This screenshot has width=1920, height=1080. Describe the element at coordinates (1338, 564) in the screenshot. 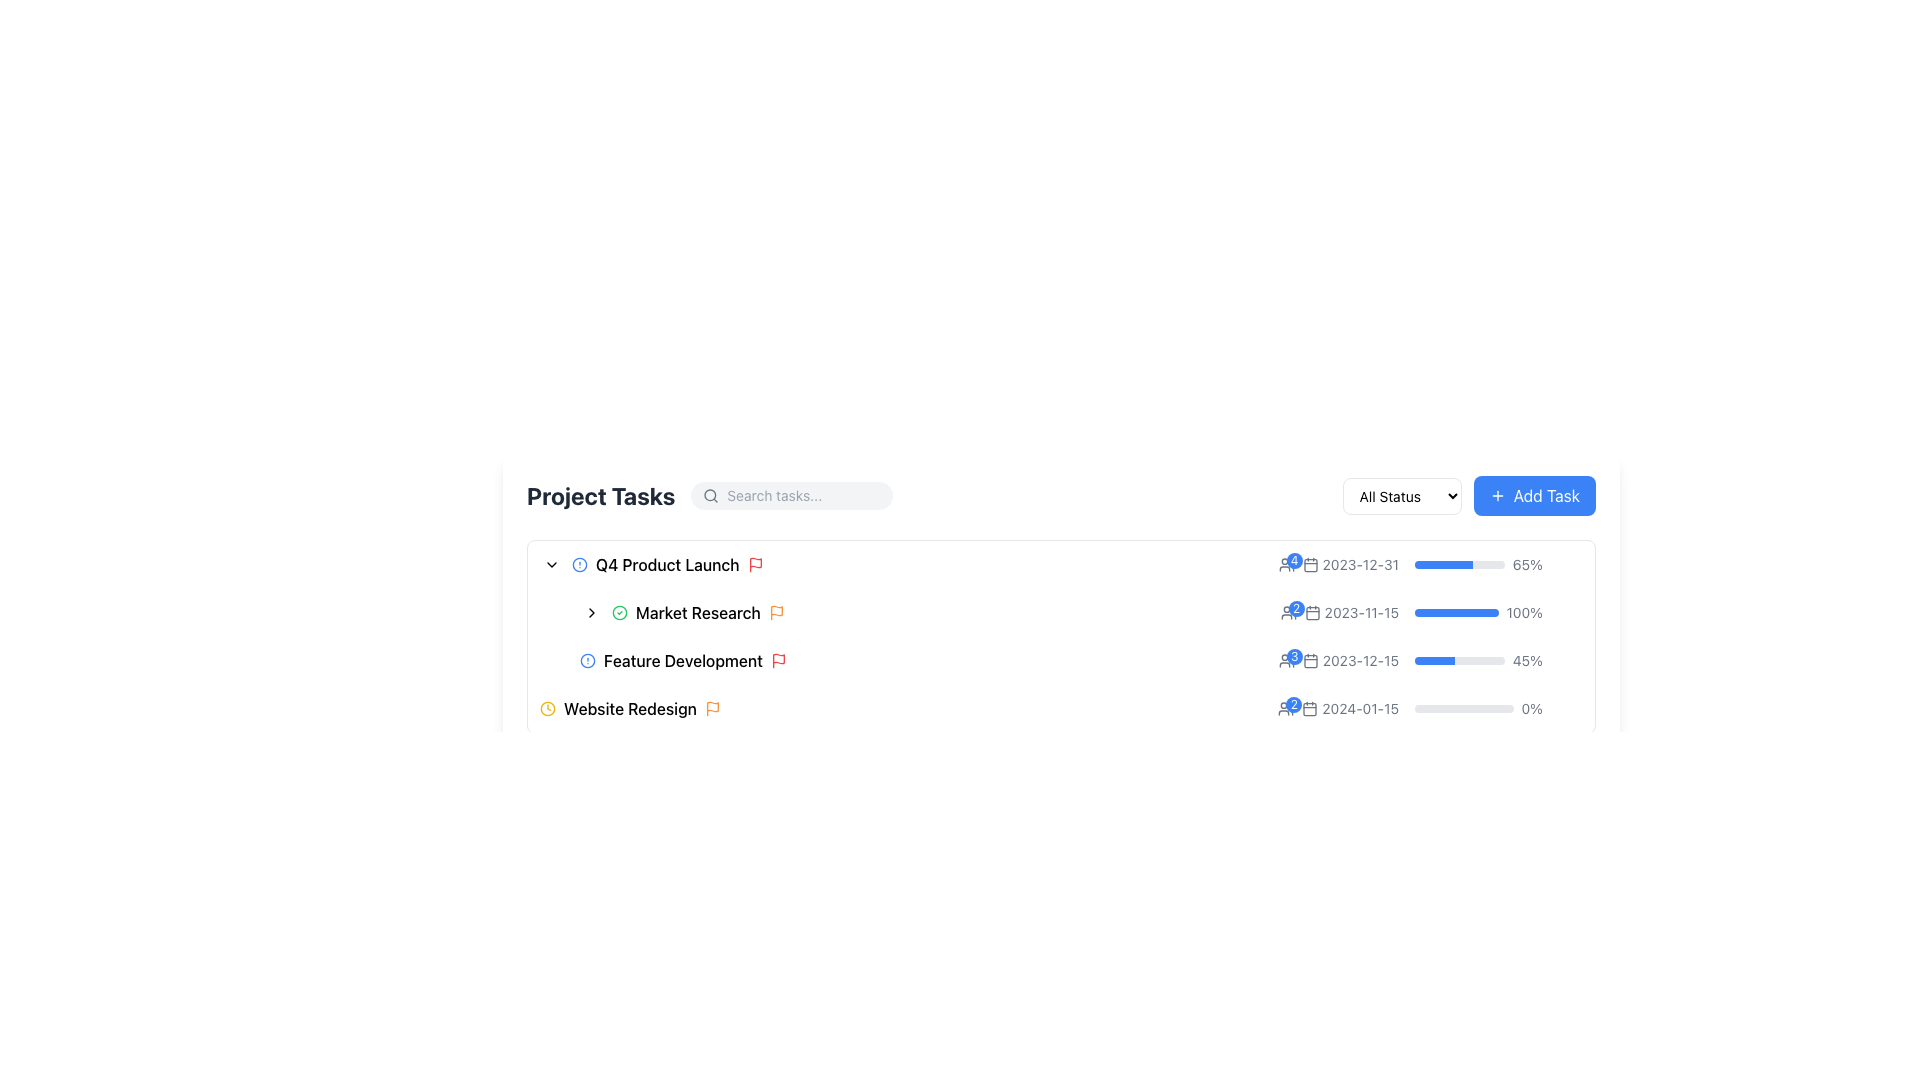

I see `date displayed in the Text and Icon Combination that shows the calendar icon and the text '2023-12-31' located in the second row of the task list on the right side of the interface` at that location.